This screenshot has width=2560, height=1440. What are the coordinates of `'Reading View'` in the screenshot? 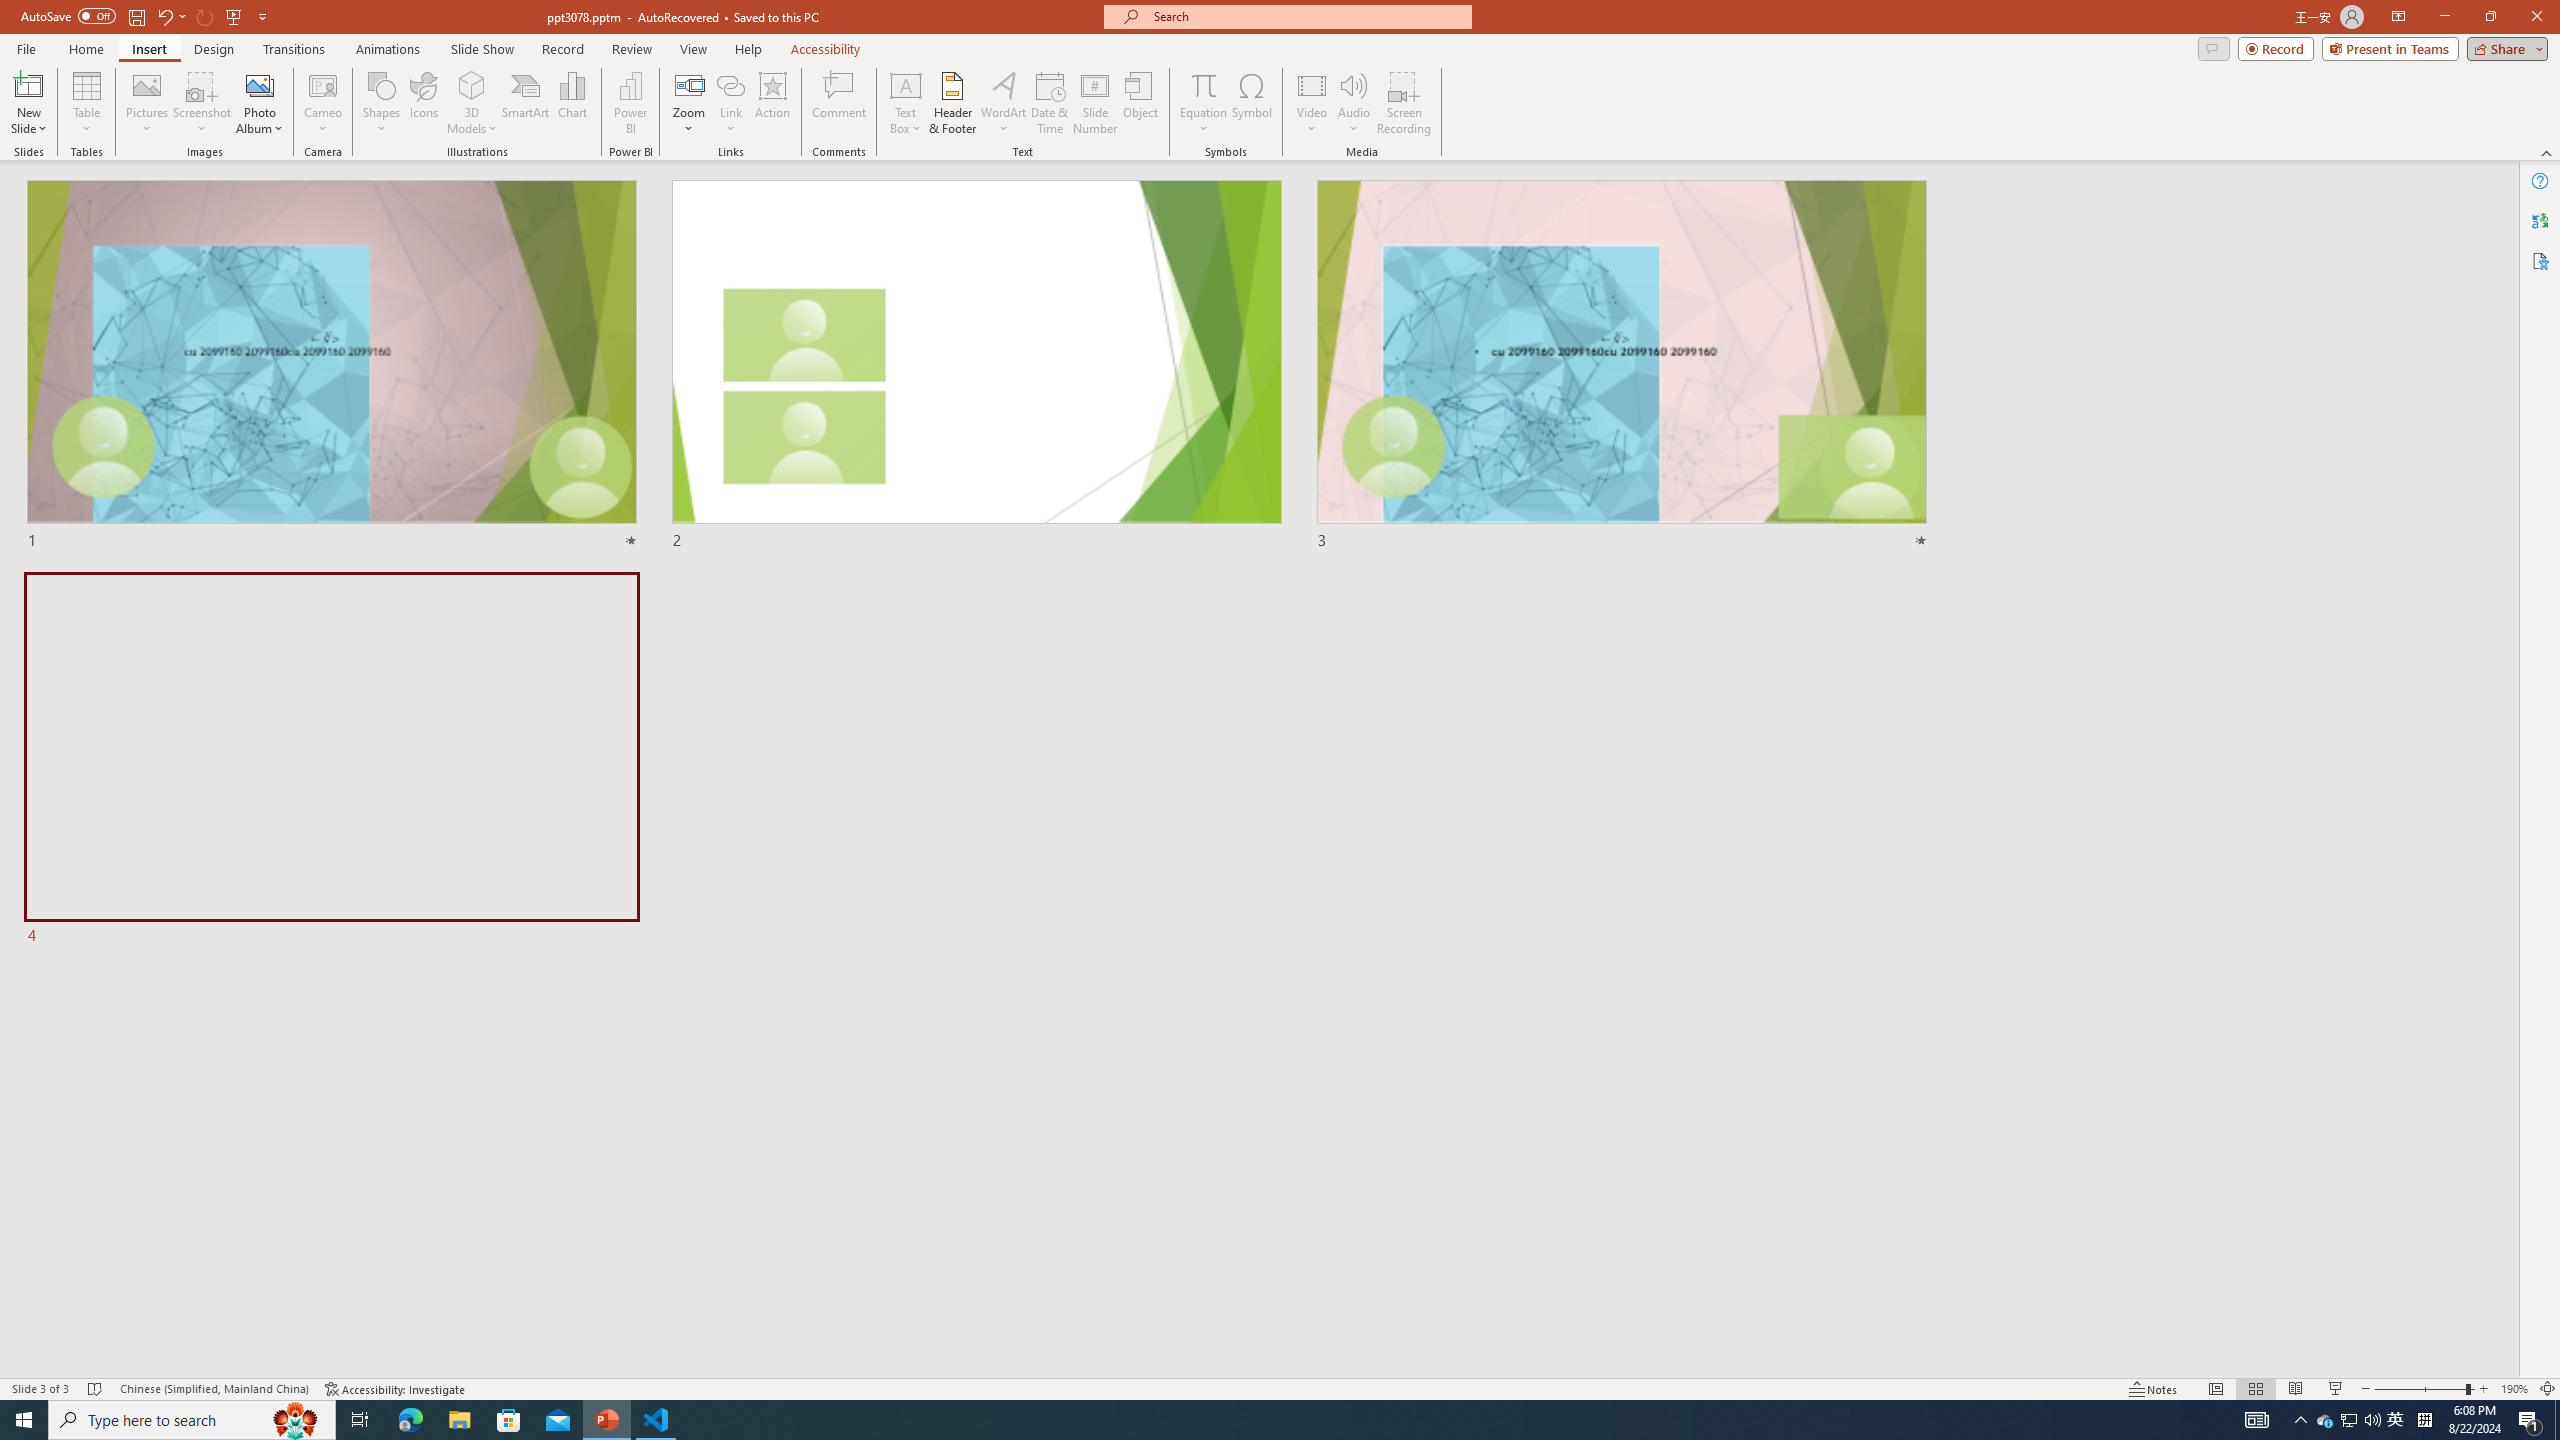 It's located at (2295, 1389).